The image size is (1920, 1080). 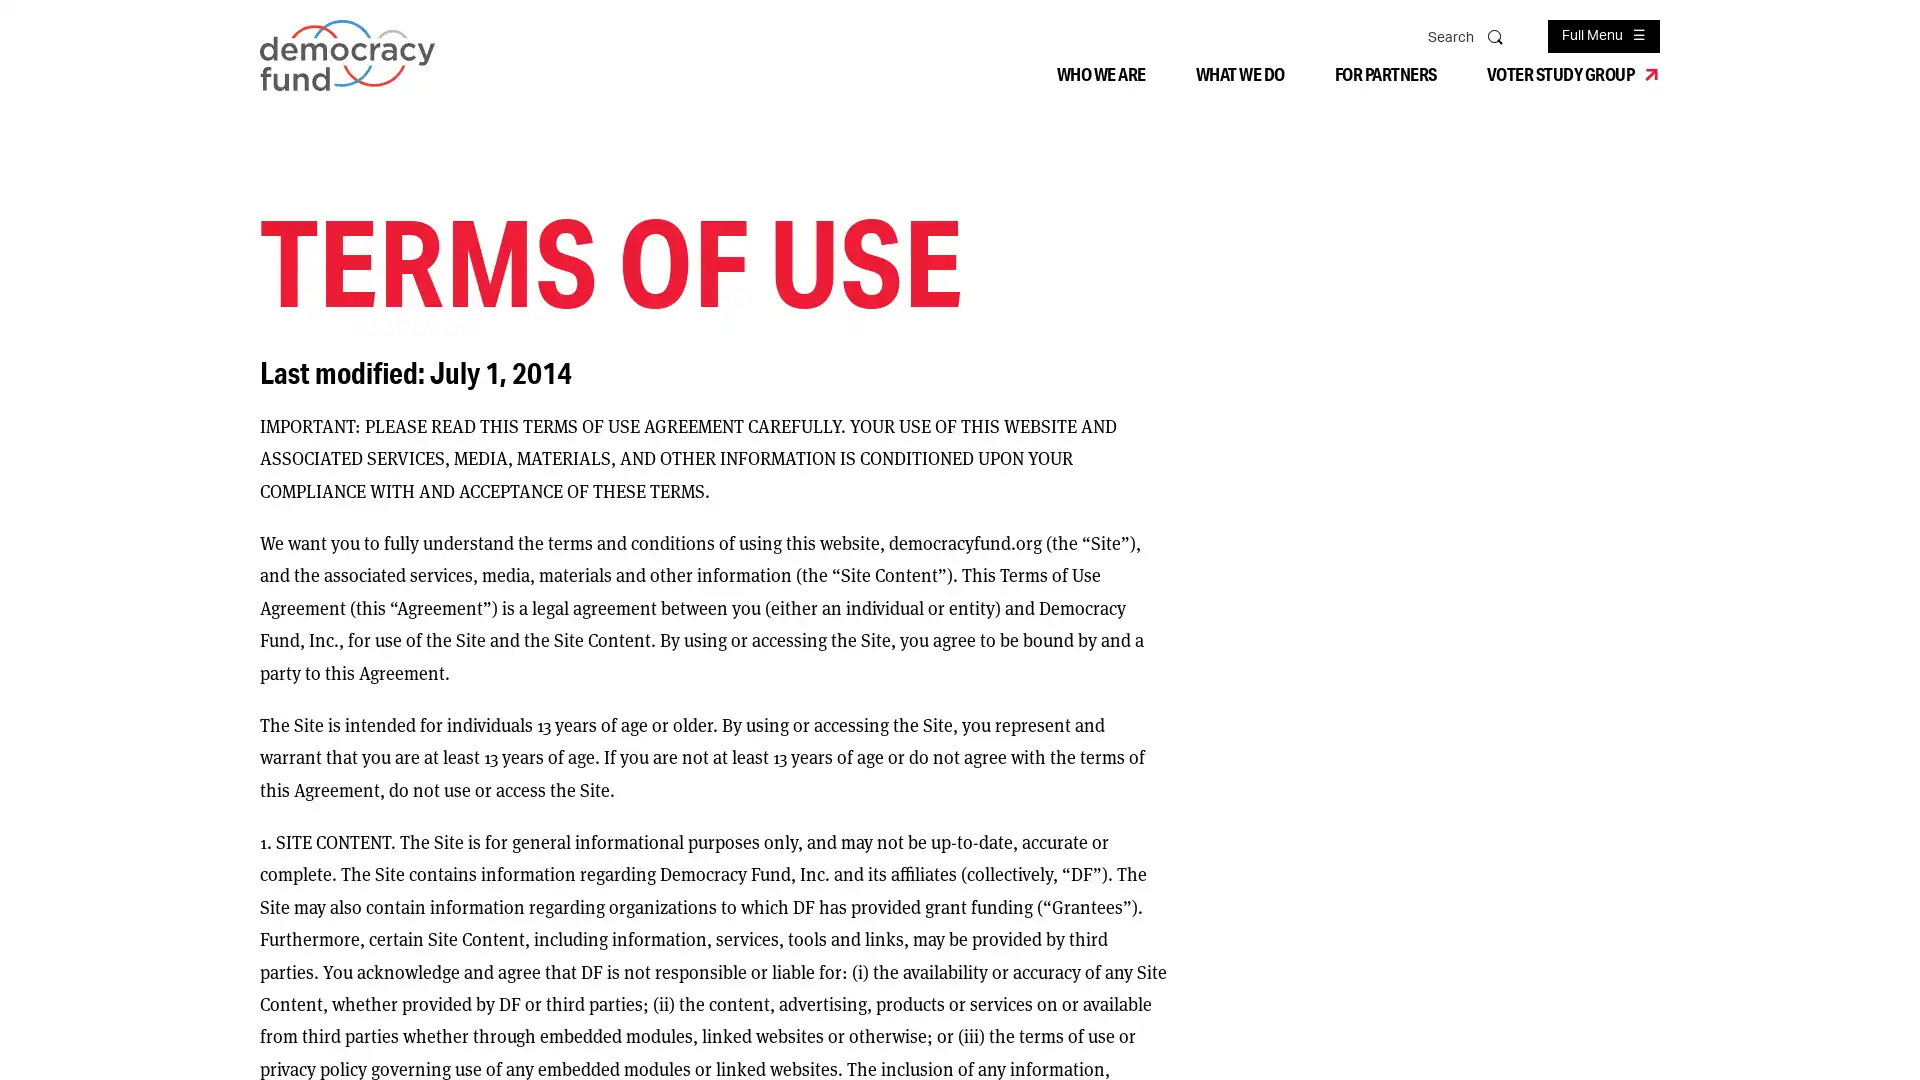 I want to click on Search, so click(x=1497, y=35).